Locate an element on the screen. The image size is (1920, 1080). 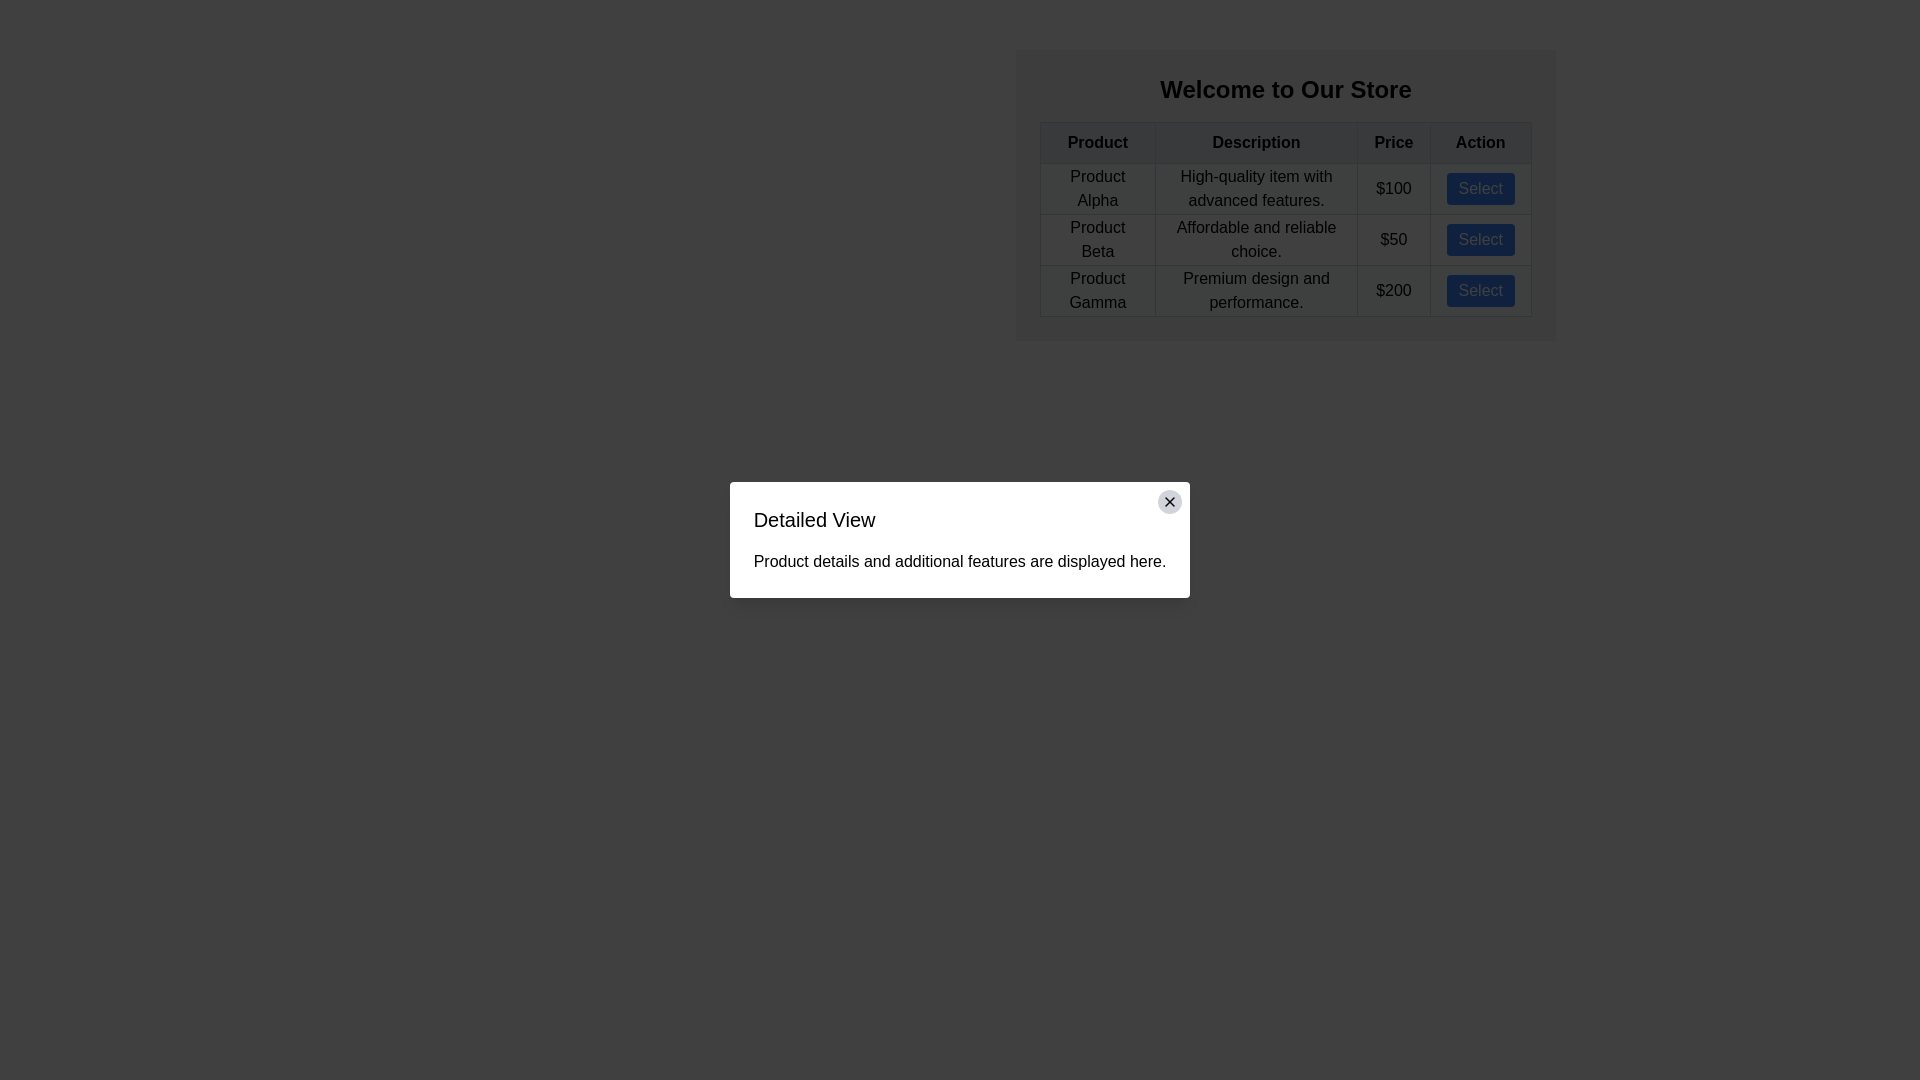
the non-interactive header cell for the Action column located in the top-right corner of the table, following the 'Price' header is located at coordinates (1480, 141).